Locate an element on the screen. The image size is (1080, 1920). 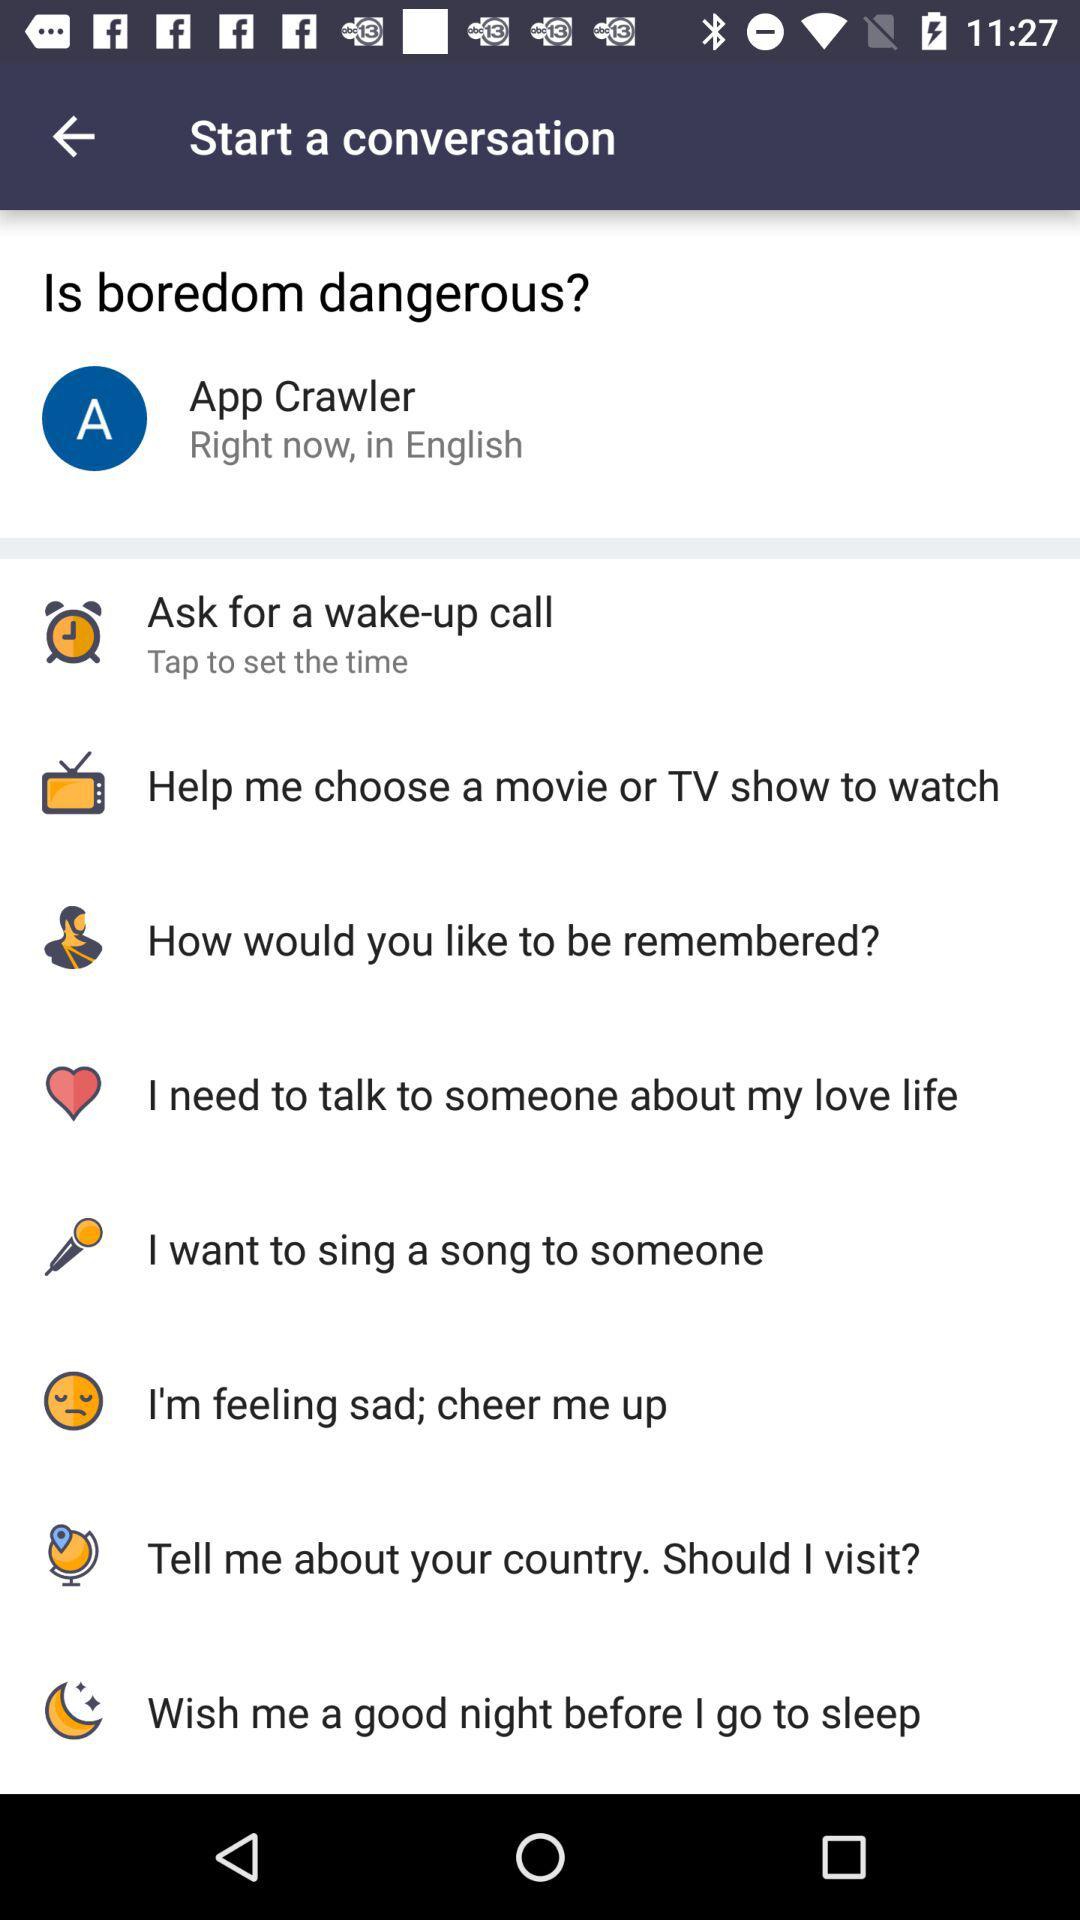
the icon above ask for a is located at coordinates (464, 442).